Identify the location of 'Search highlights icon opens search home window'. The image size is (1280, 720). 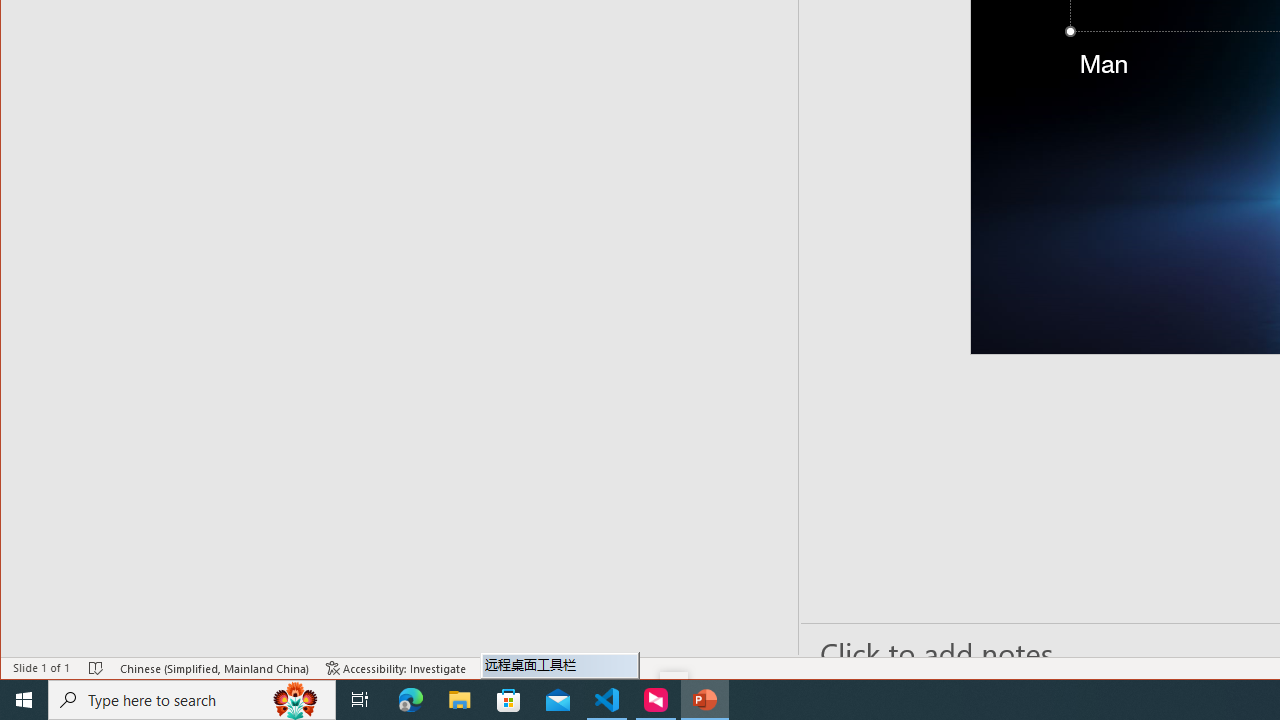
(294, 698).